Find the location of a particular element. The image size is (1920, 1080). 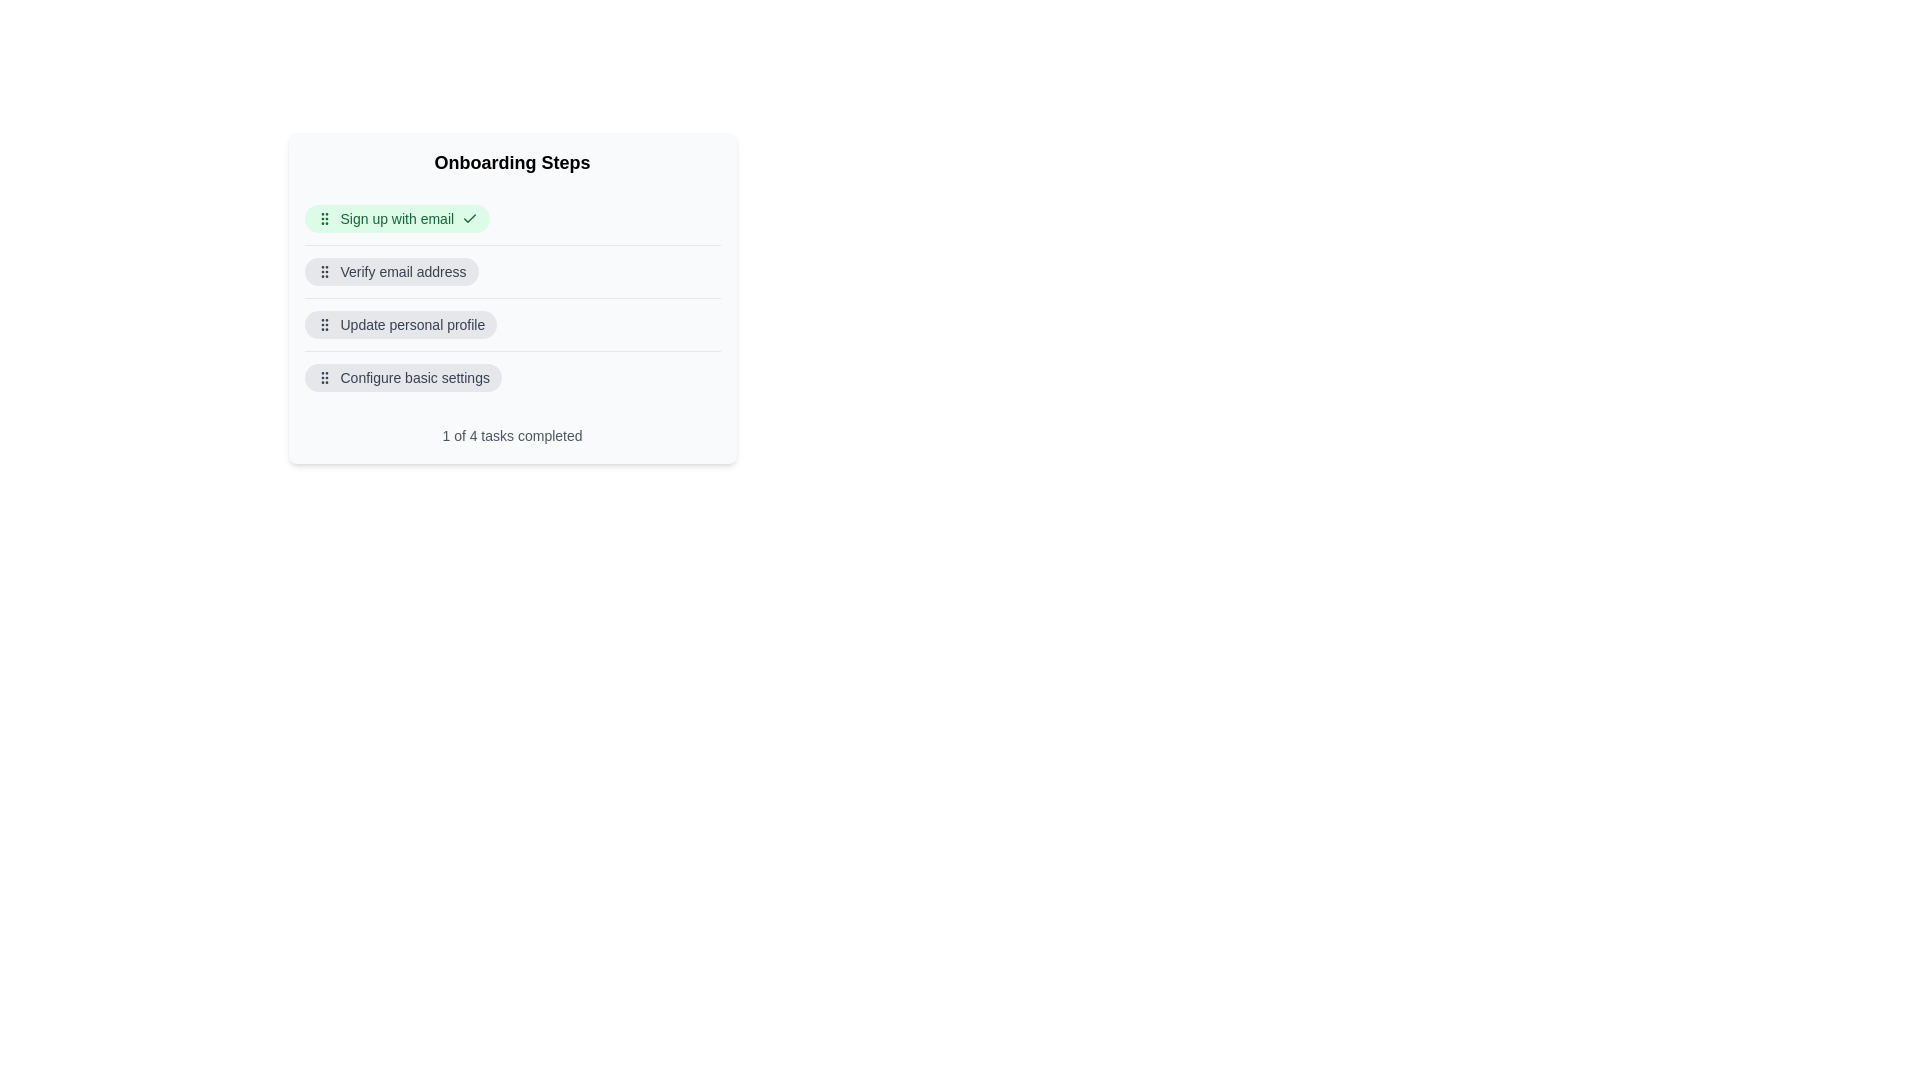

to interact with the onboarding task labeled 'Verify email address', which is the second item in the list of onboarding steps is located at coordinates (512, 271).